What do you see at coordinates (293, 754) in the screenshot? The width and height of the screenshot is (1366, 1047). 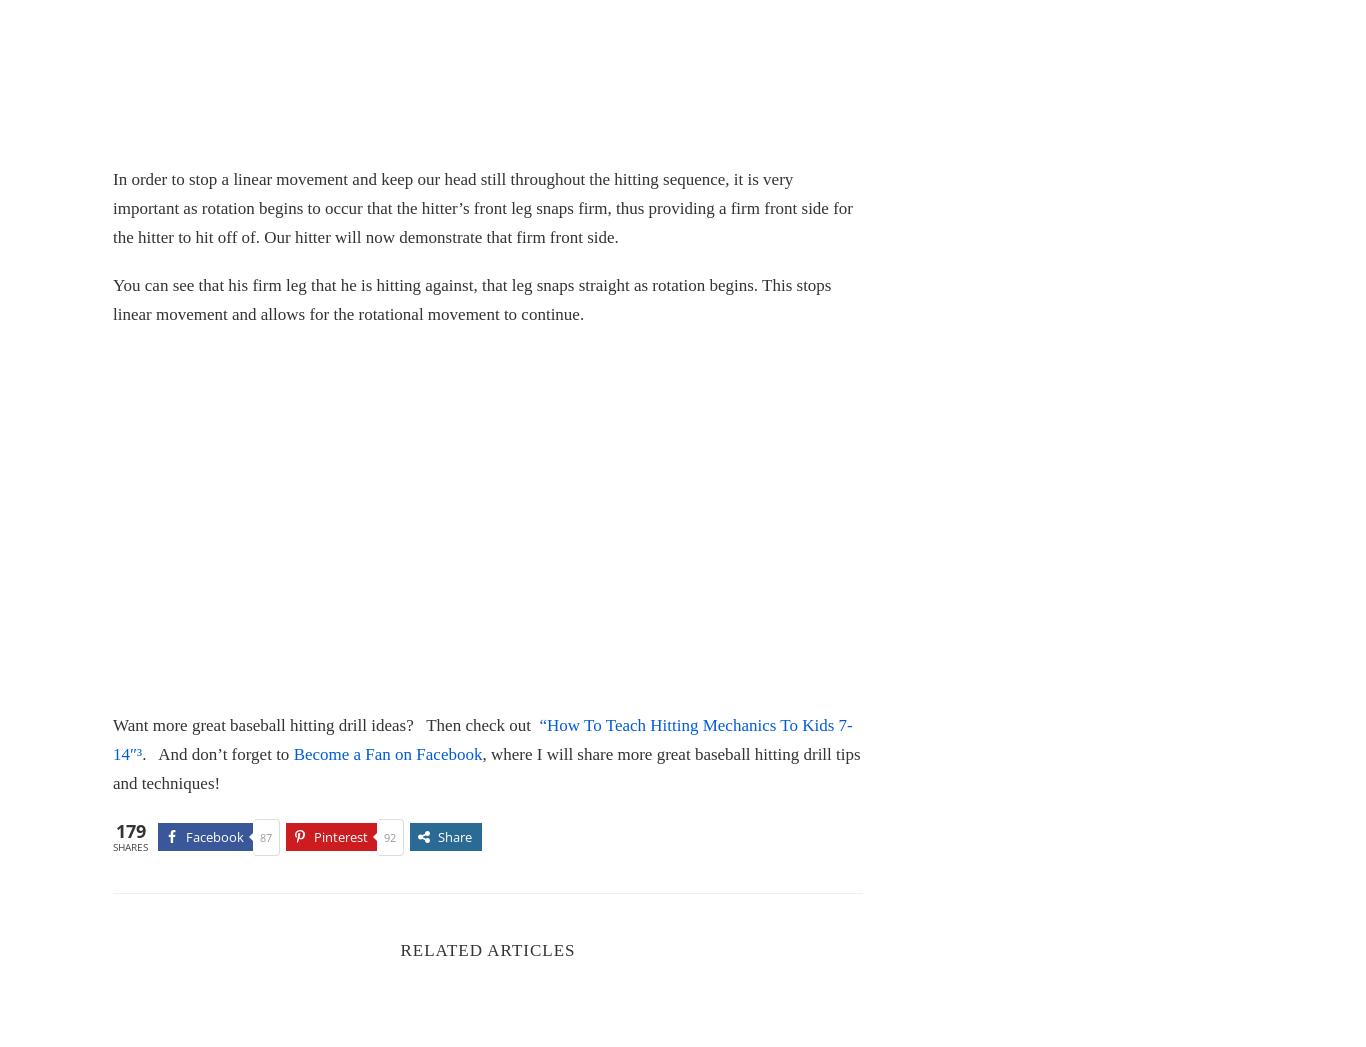 I see `'Become a Fan on Facebook'` at bounding box center [293, 754].